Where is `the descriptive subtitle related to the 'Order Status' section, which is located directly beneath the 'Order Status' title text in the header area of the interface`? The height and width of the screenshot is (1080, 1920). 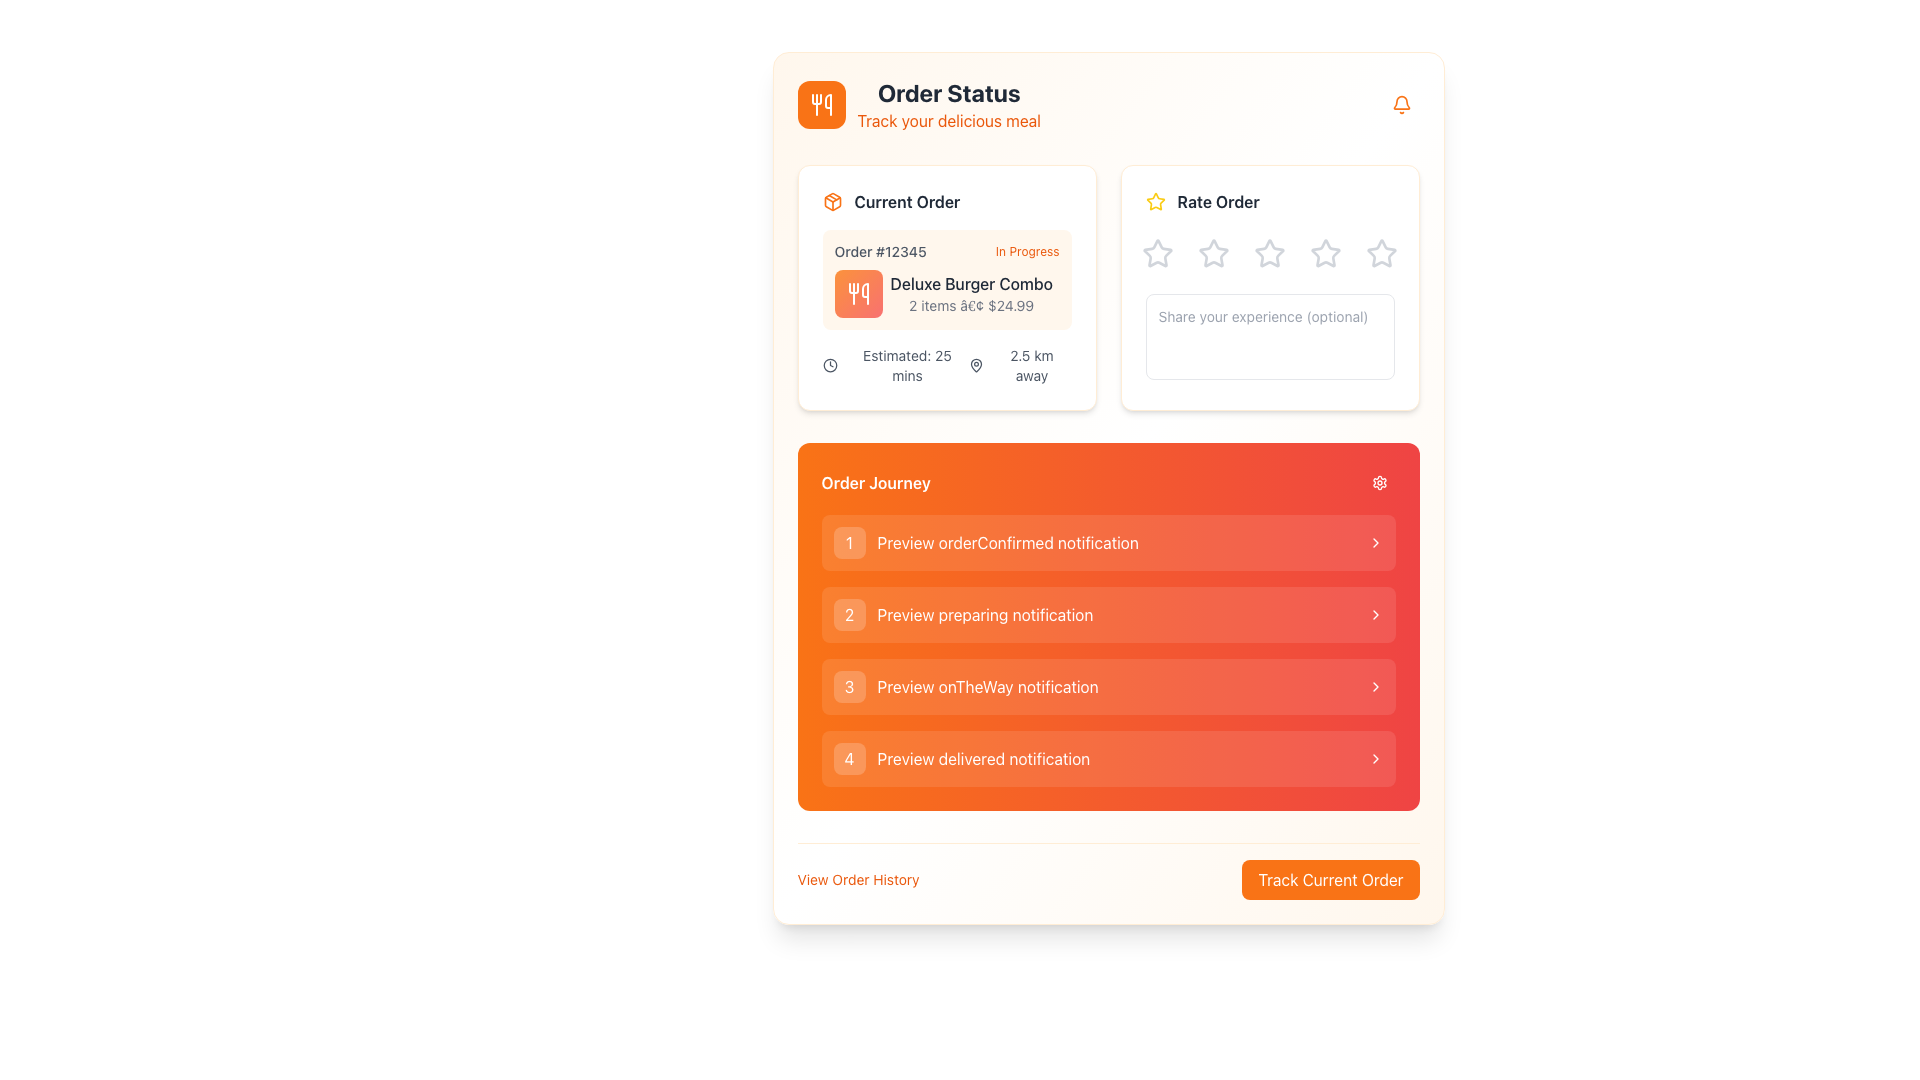 the descriptive subtitle related to the 'Order Status' section, which is located directly beneath the 'Order Status' title text in the header area of the interface is located at coordinates (948, 120).